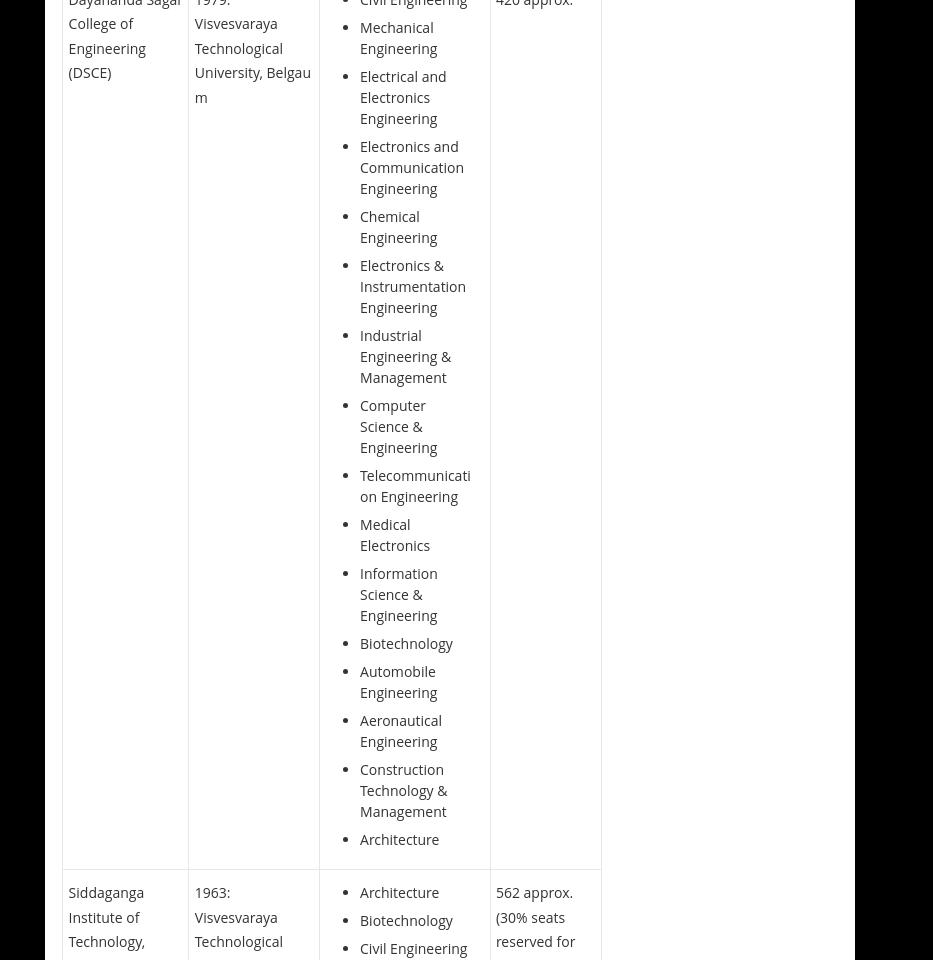 This screenshot has width=933, height=960. Describe the element at coordinates (398, 681) in the screenshot. I see `'Automobile Engineering'` at that location.